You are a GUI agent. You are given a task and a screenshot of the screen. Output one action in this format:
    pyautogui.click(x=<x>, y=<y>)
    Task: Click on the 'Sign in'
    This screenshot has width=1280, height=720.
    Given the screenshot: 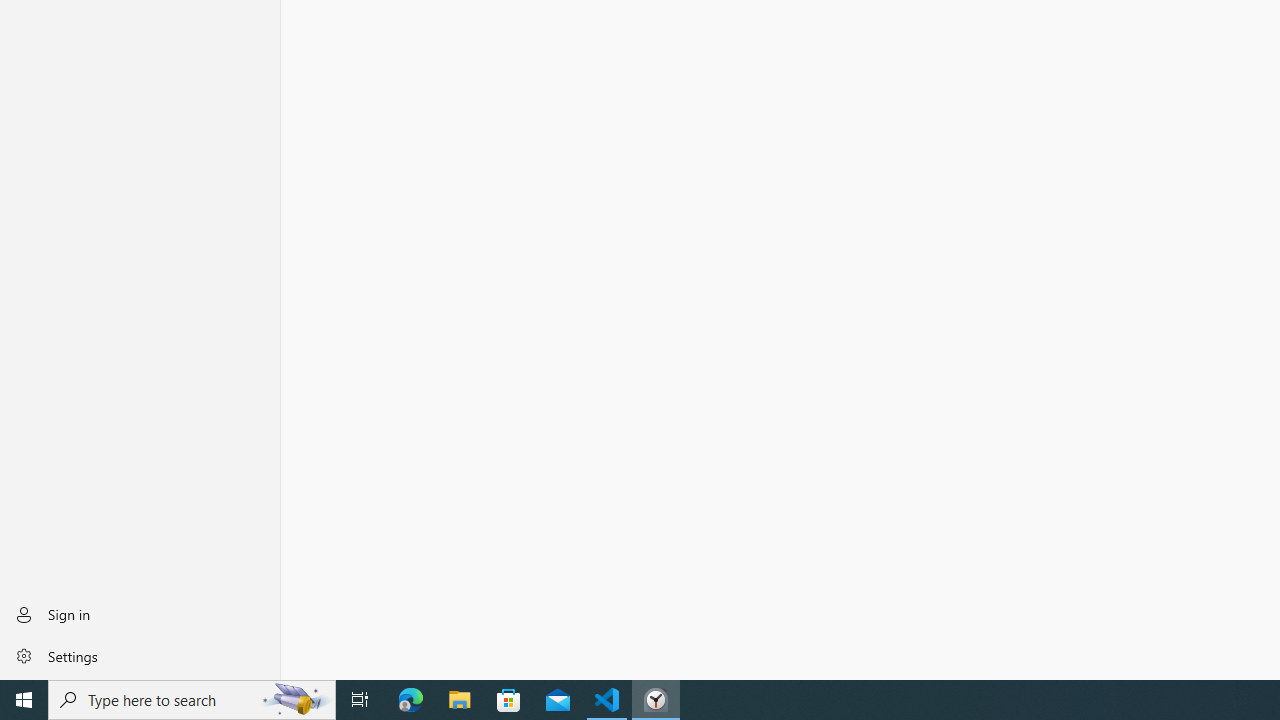 What is the action you would take?
    pyautogui.click(x=139, y=613)
    